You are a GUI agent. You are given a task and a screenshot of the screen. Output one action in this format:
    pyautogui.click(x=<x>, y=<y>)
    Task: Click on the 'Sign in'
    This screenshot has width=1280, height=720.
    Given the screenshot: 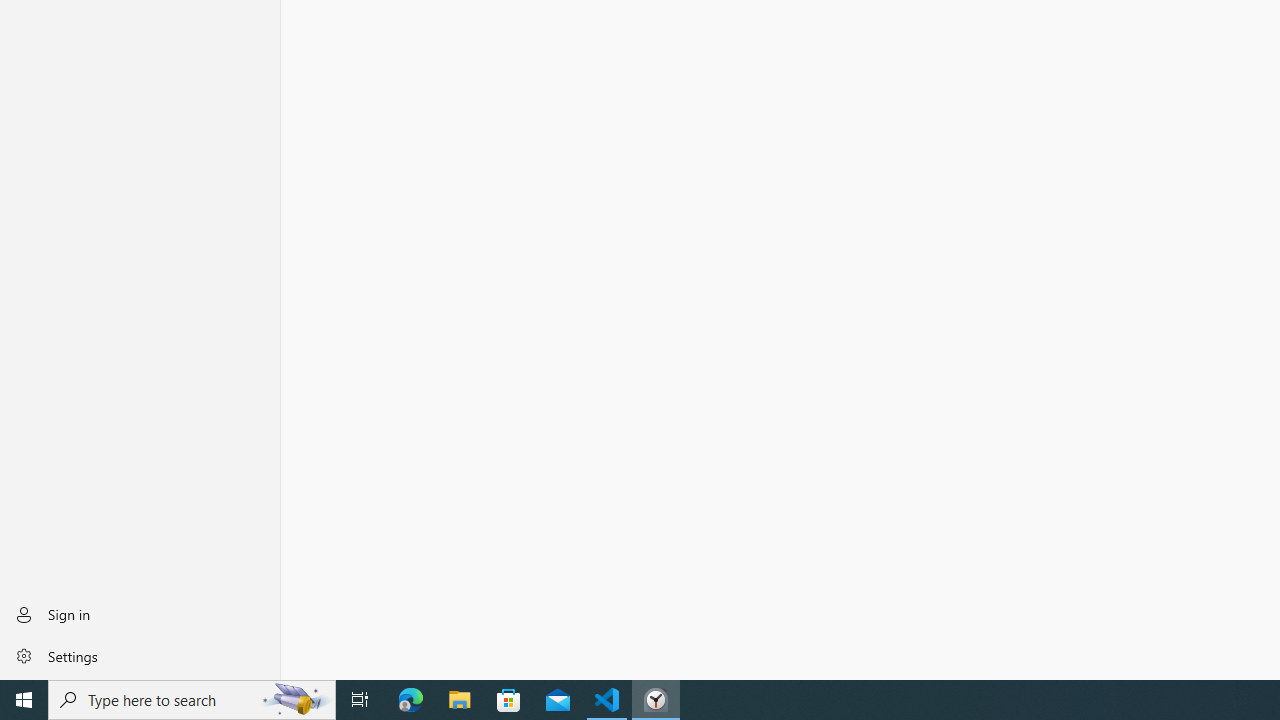 What is the action you would take?
    pyautogui.click(x=139, y=613)
    